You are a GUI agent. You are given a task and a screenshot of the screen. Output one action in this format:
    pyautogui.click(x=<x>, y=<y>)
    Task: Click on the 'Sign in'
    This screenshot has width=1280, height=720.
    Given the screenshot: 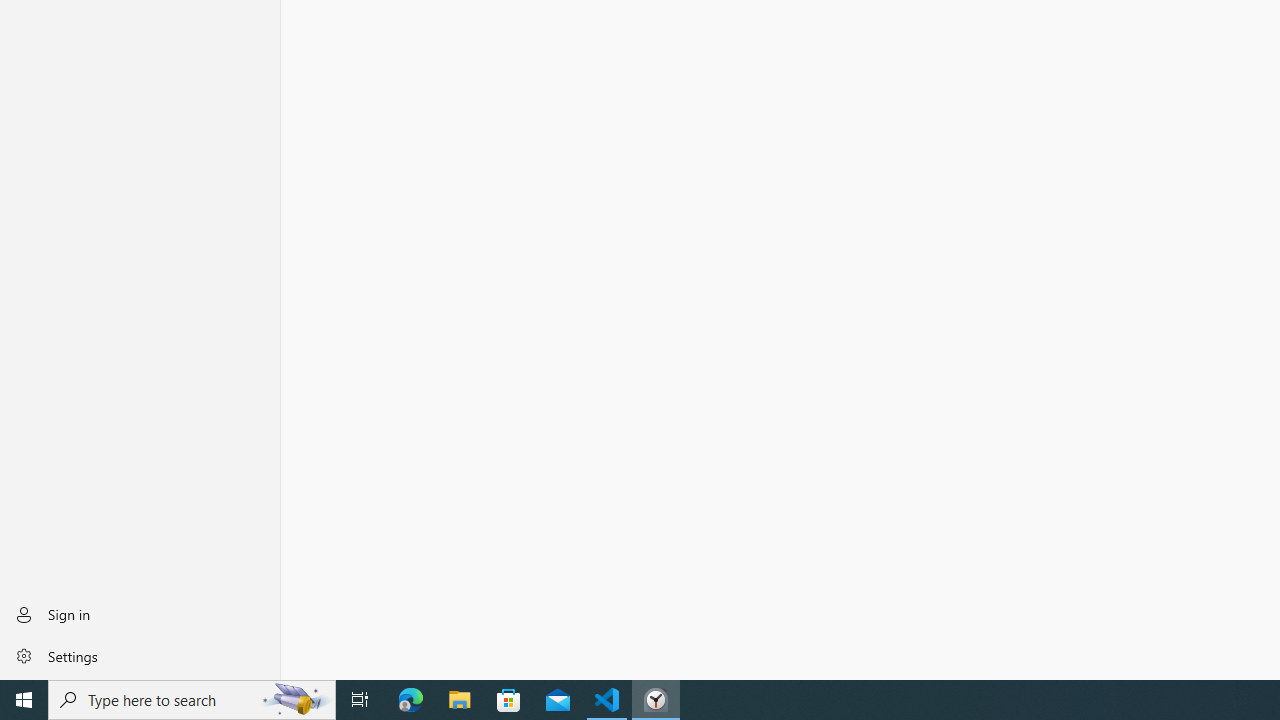 What is the action you would take?
    pyautogui.click(x=139, y=613)
    